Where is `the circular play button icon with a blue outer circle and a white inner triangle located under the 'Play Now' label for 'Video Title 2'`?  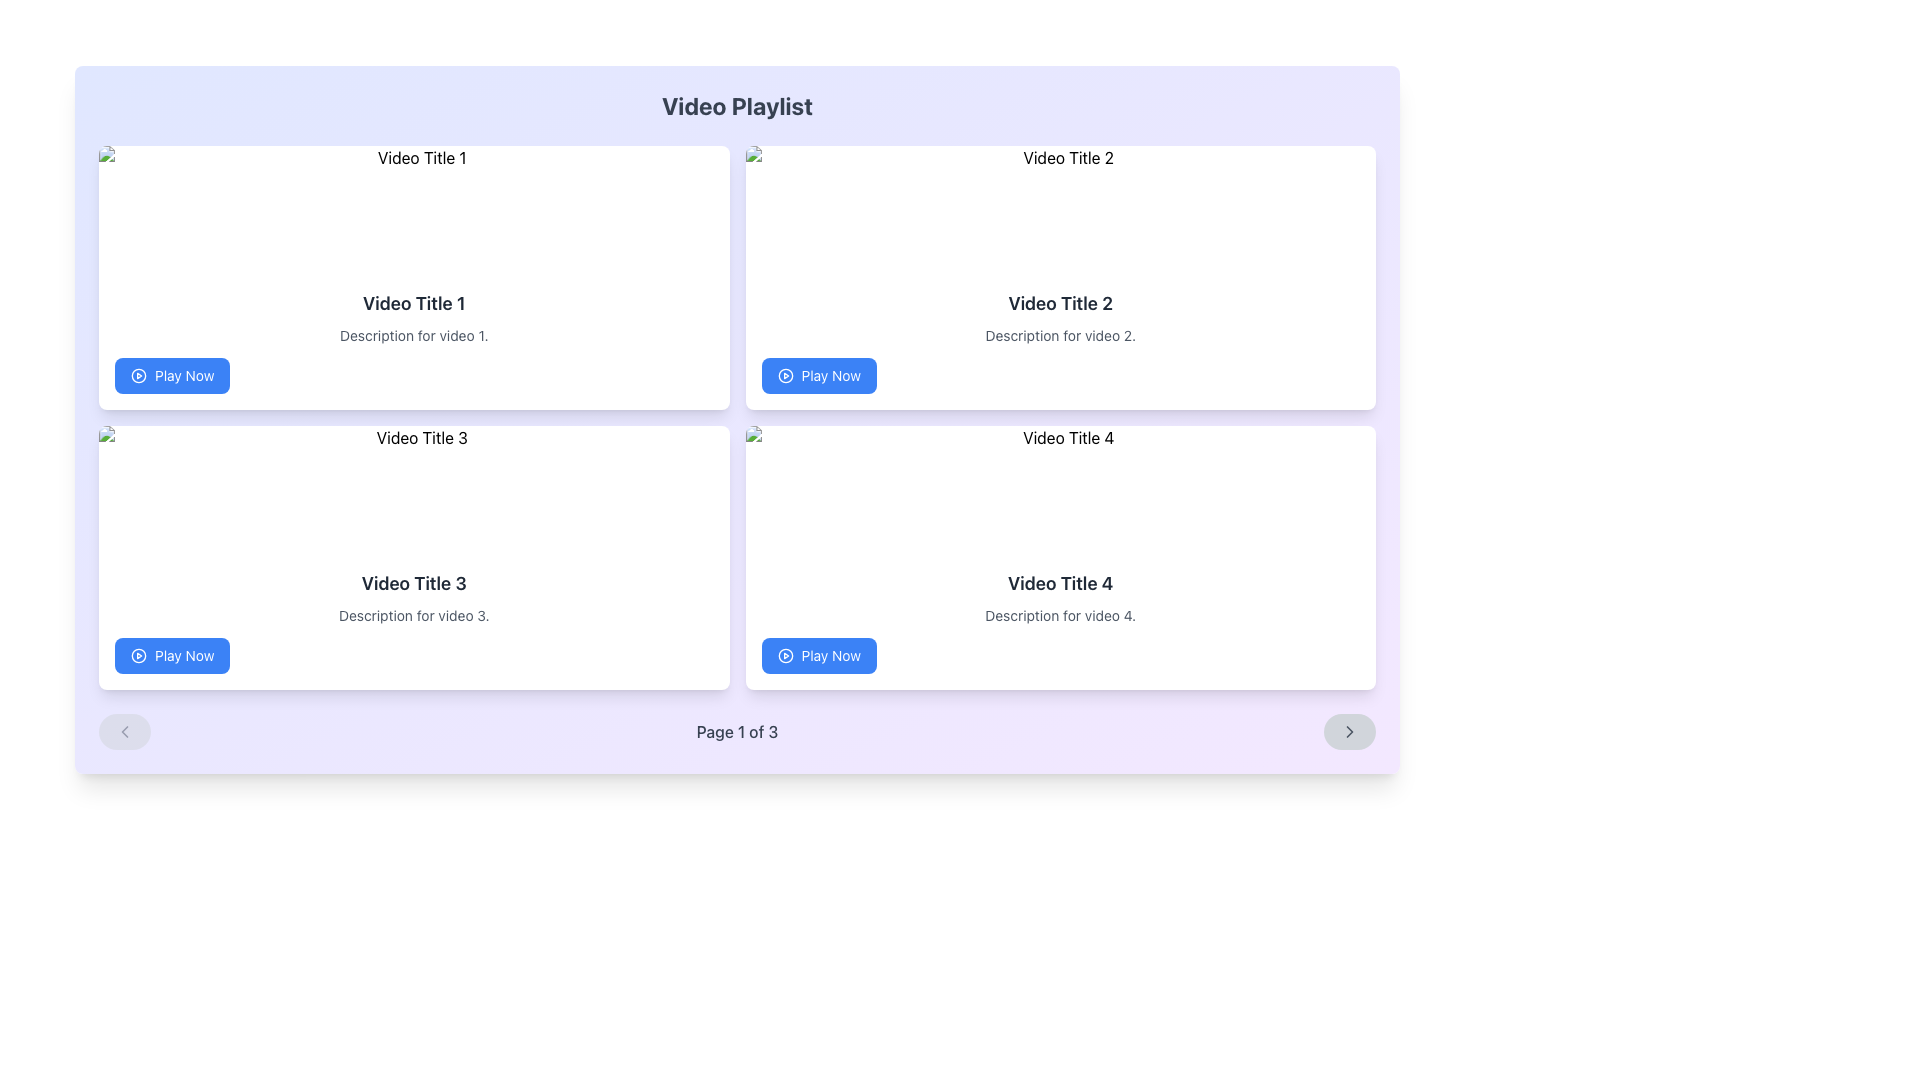
the circular play button icon with a blue outer circle and a white inner triangle located under the 'Play Now' label for 'Video Title 2' is located at coordinates (784, 375).